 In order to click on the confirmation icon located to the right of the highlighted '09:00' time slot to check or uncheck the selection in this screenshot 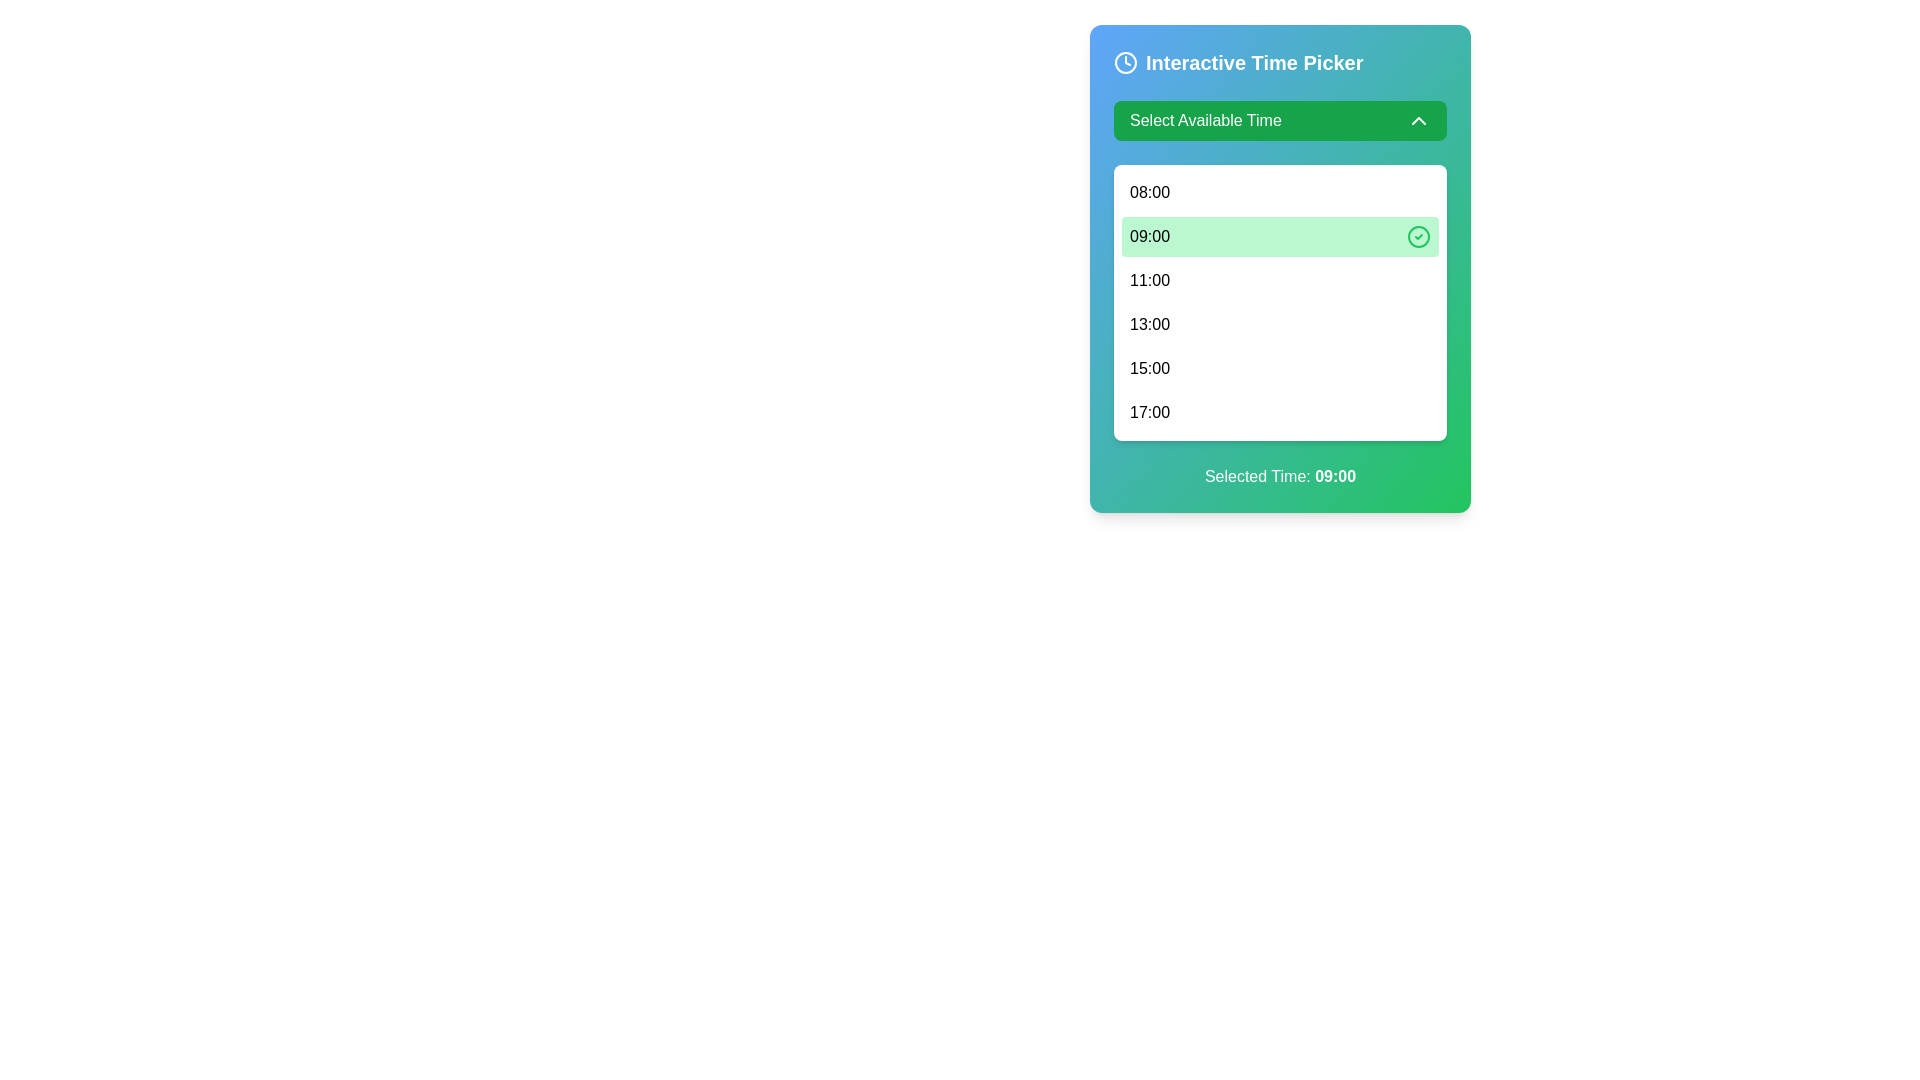, I will do `click(1418, 235)`.